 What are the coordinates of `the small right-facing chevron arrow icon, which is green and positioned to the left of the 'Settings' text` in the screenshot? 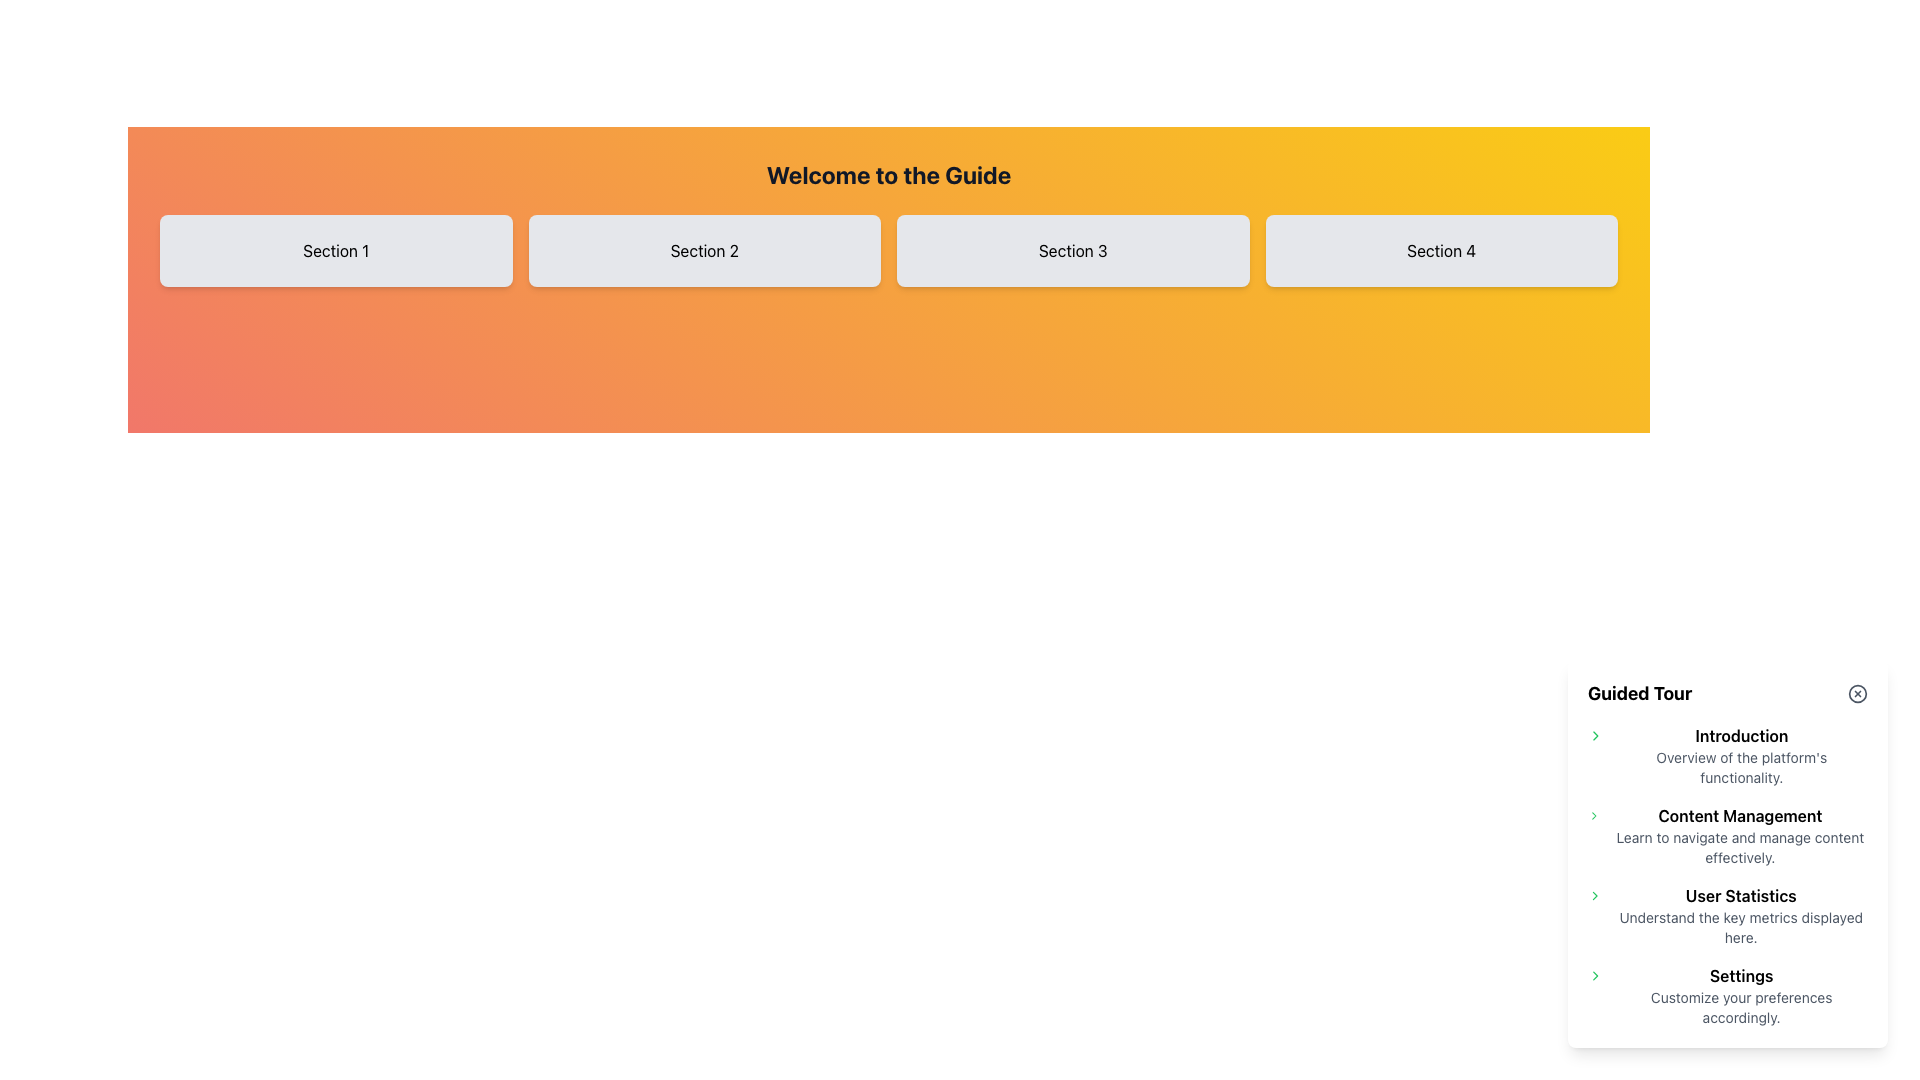 It's located at (1594, 974).